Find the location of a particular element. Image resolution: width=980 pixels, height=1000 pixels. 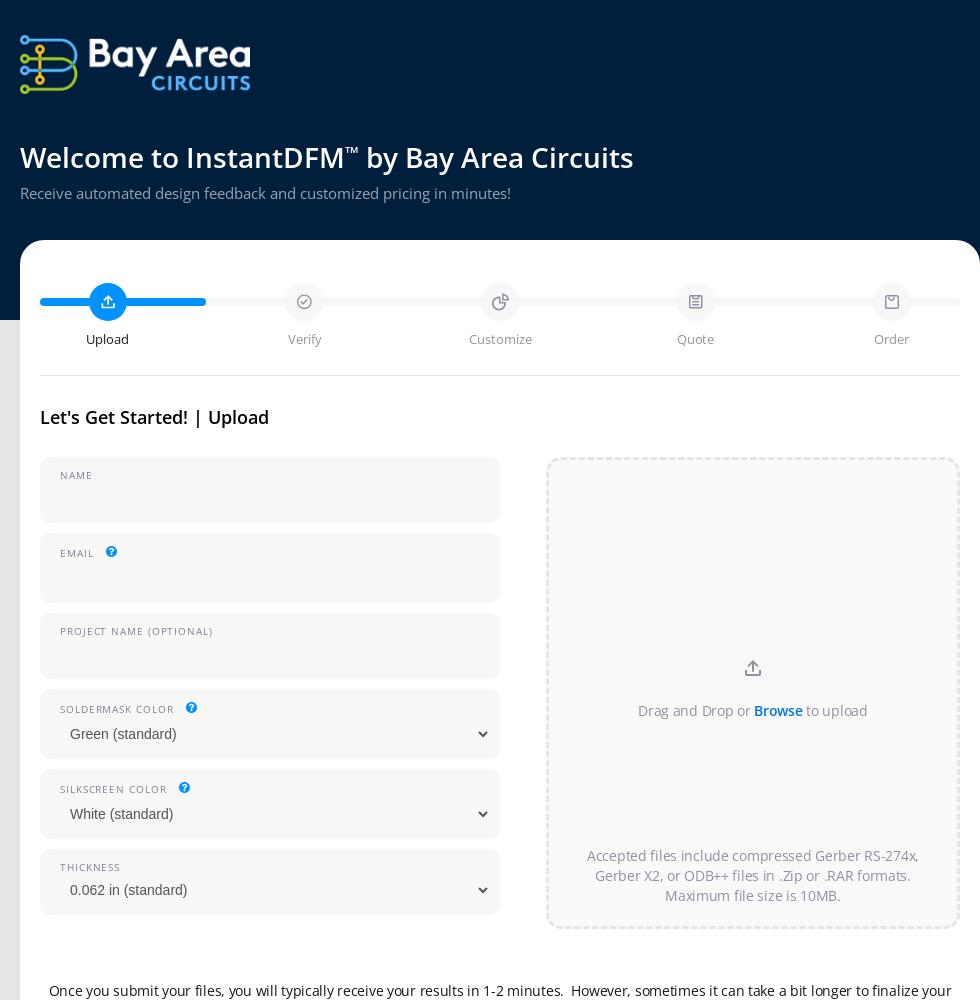

'Order' is located at coordinates (891, 337).